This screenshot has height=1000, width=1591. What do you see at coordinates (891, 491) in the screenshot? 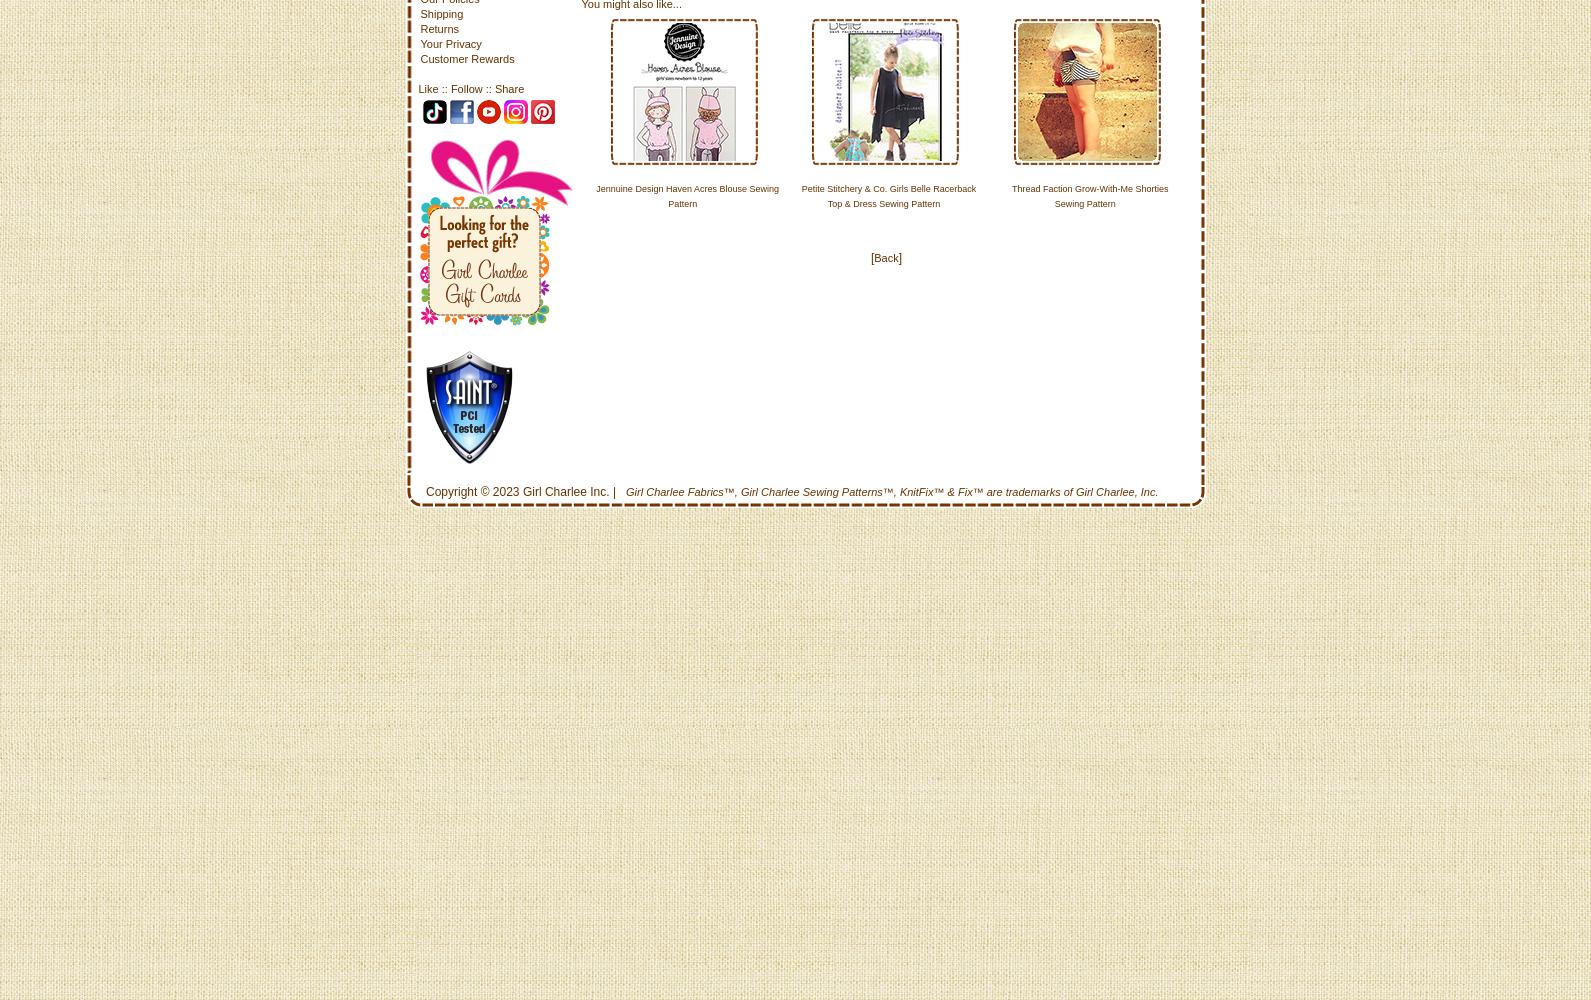
I see `'Girl Charlee Fabrics™, Girl Charlee Sewing Patterns™, KnitFix™ & Fix™ are trademarks of Girl Charlee, Inc.'` at bounding box center [891, 491].